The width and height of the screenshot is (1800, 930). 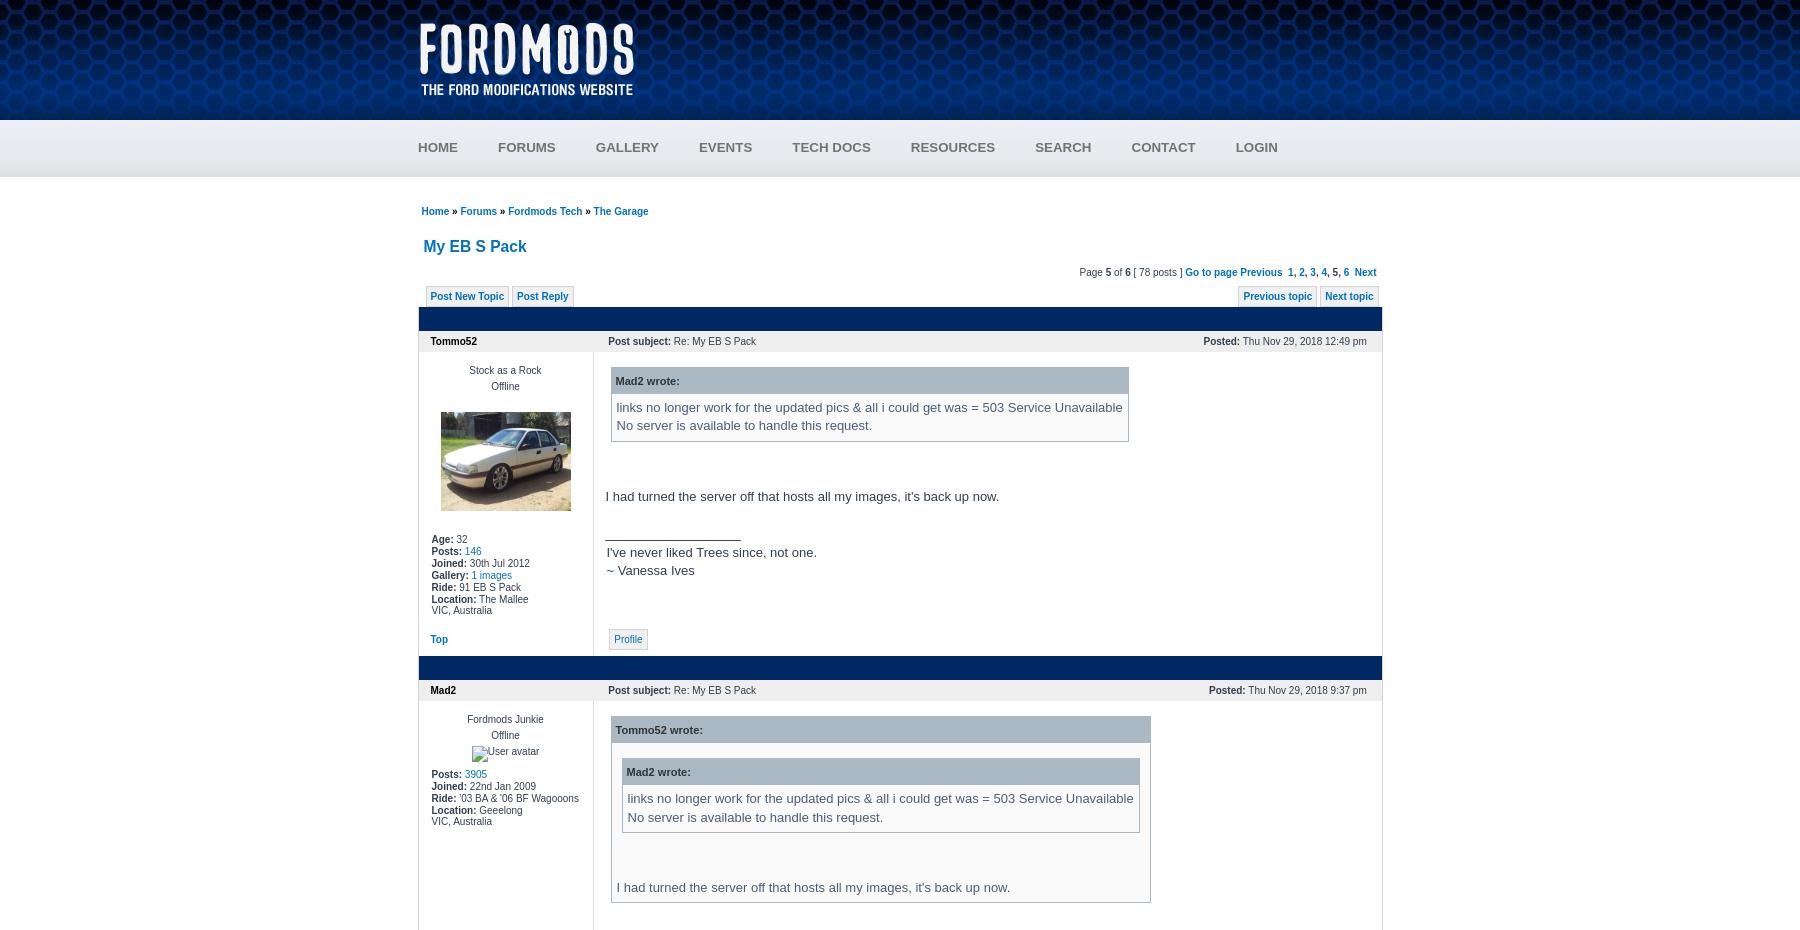 I want to click on '22nd Jan 2009', so click(x=500, y=785).